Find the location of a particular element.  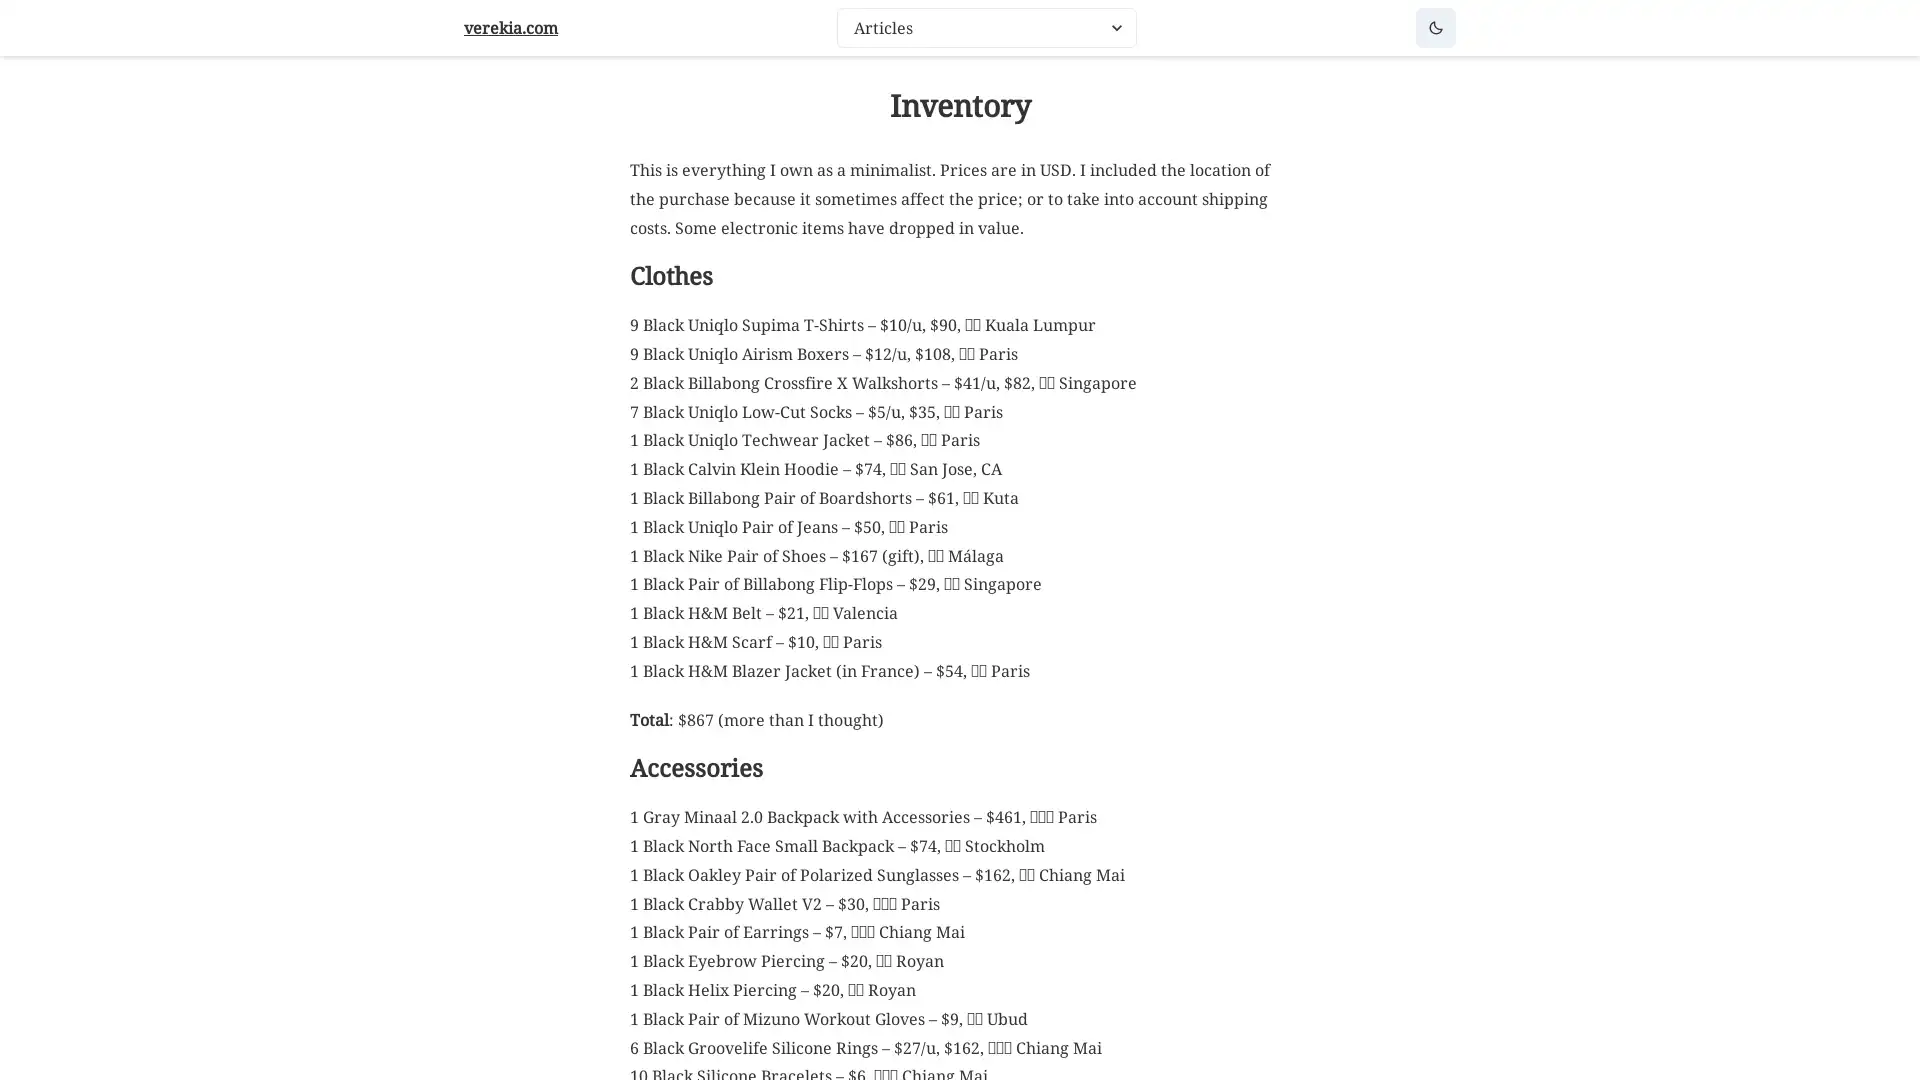

Dark mode is located at coordinates (1434, 27).